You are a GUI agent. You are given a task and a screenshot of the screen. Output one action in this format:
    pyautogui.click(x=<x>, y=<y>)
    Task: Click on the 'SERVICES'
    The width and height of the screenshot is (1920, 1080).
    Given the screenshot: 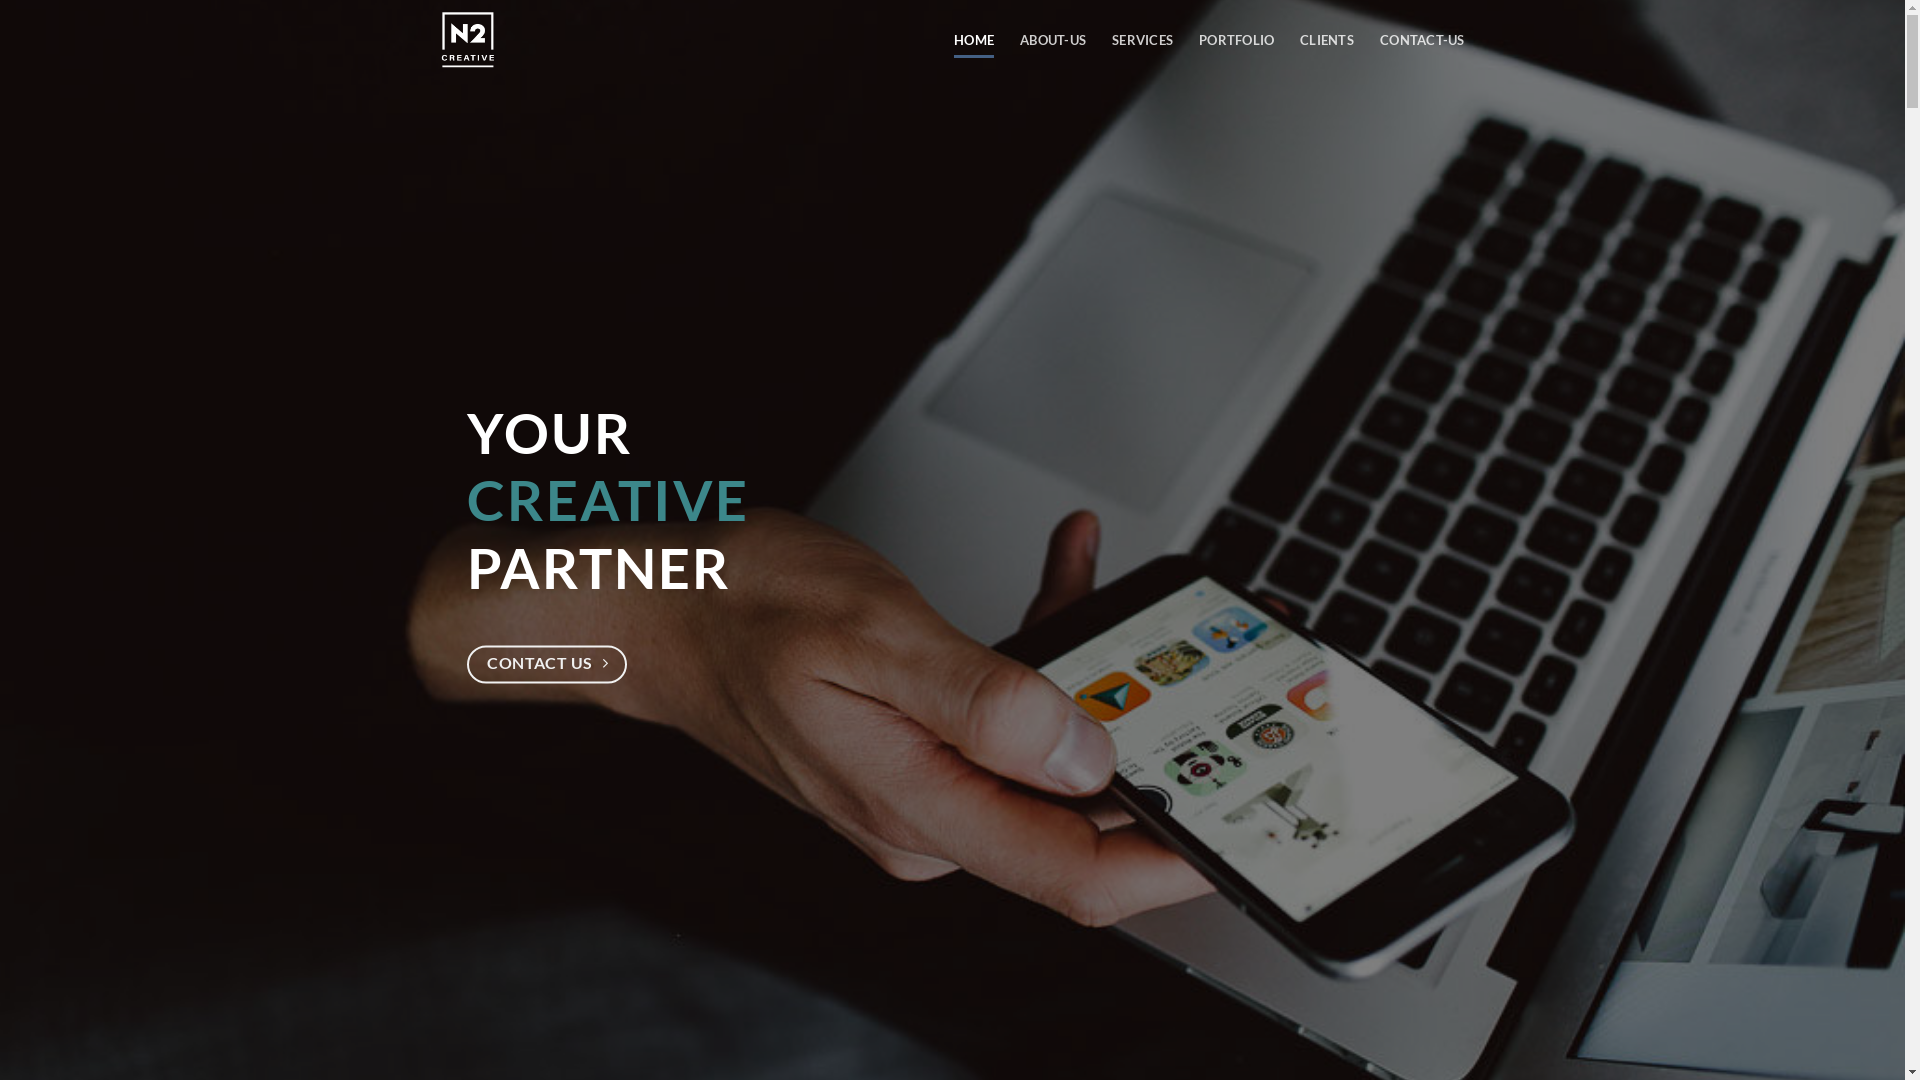 What is the action you would take?
    pyautogui.click(x=1111, y=39)
    